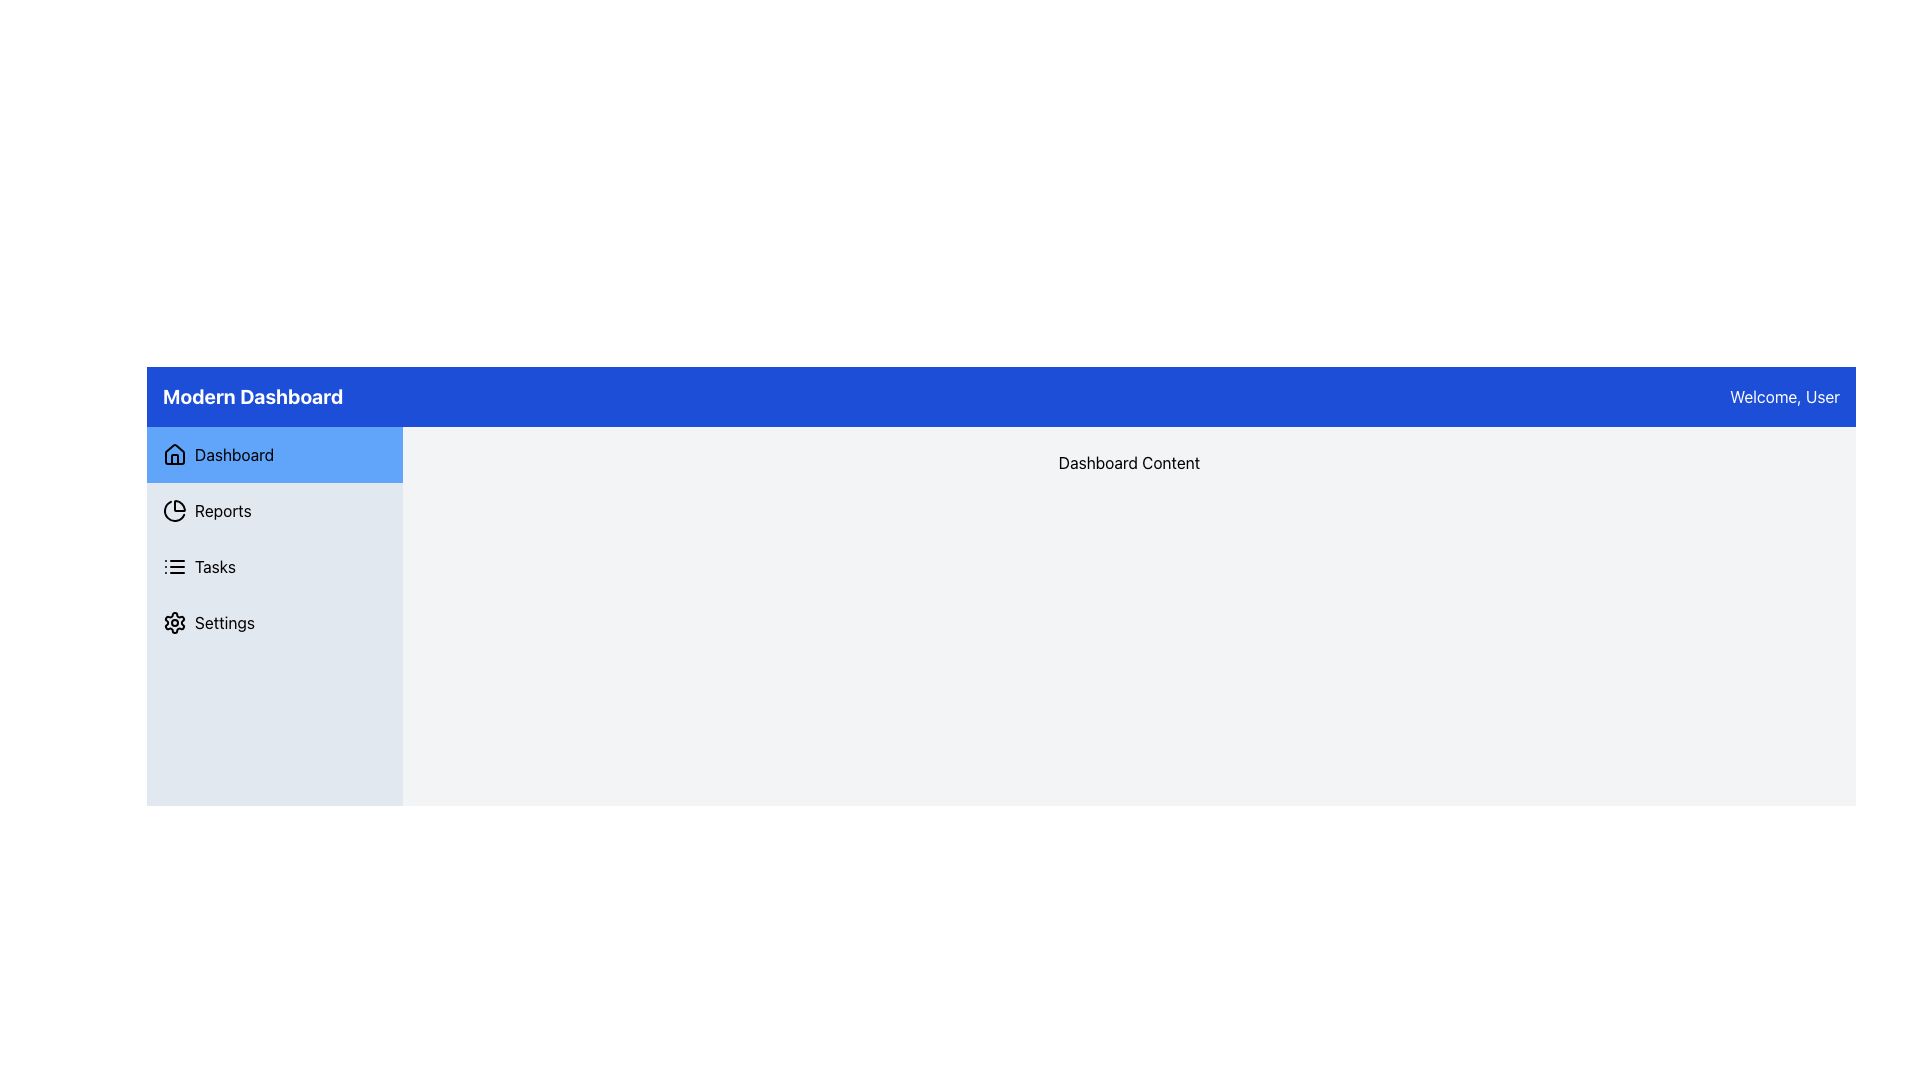 The width and height of the screenshot is (1920, 1080). I want to click on the Text Label that serves as a title or heading, located near the upper center of the main content area, directly under the top navigation bar, so click(1129, 462).